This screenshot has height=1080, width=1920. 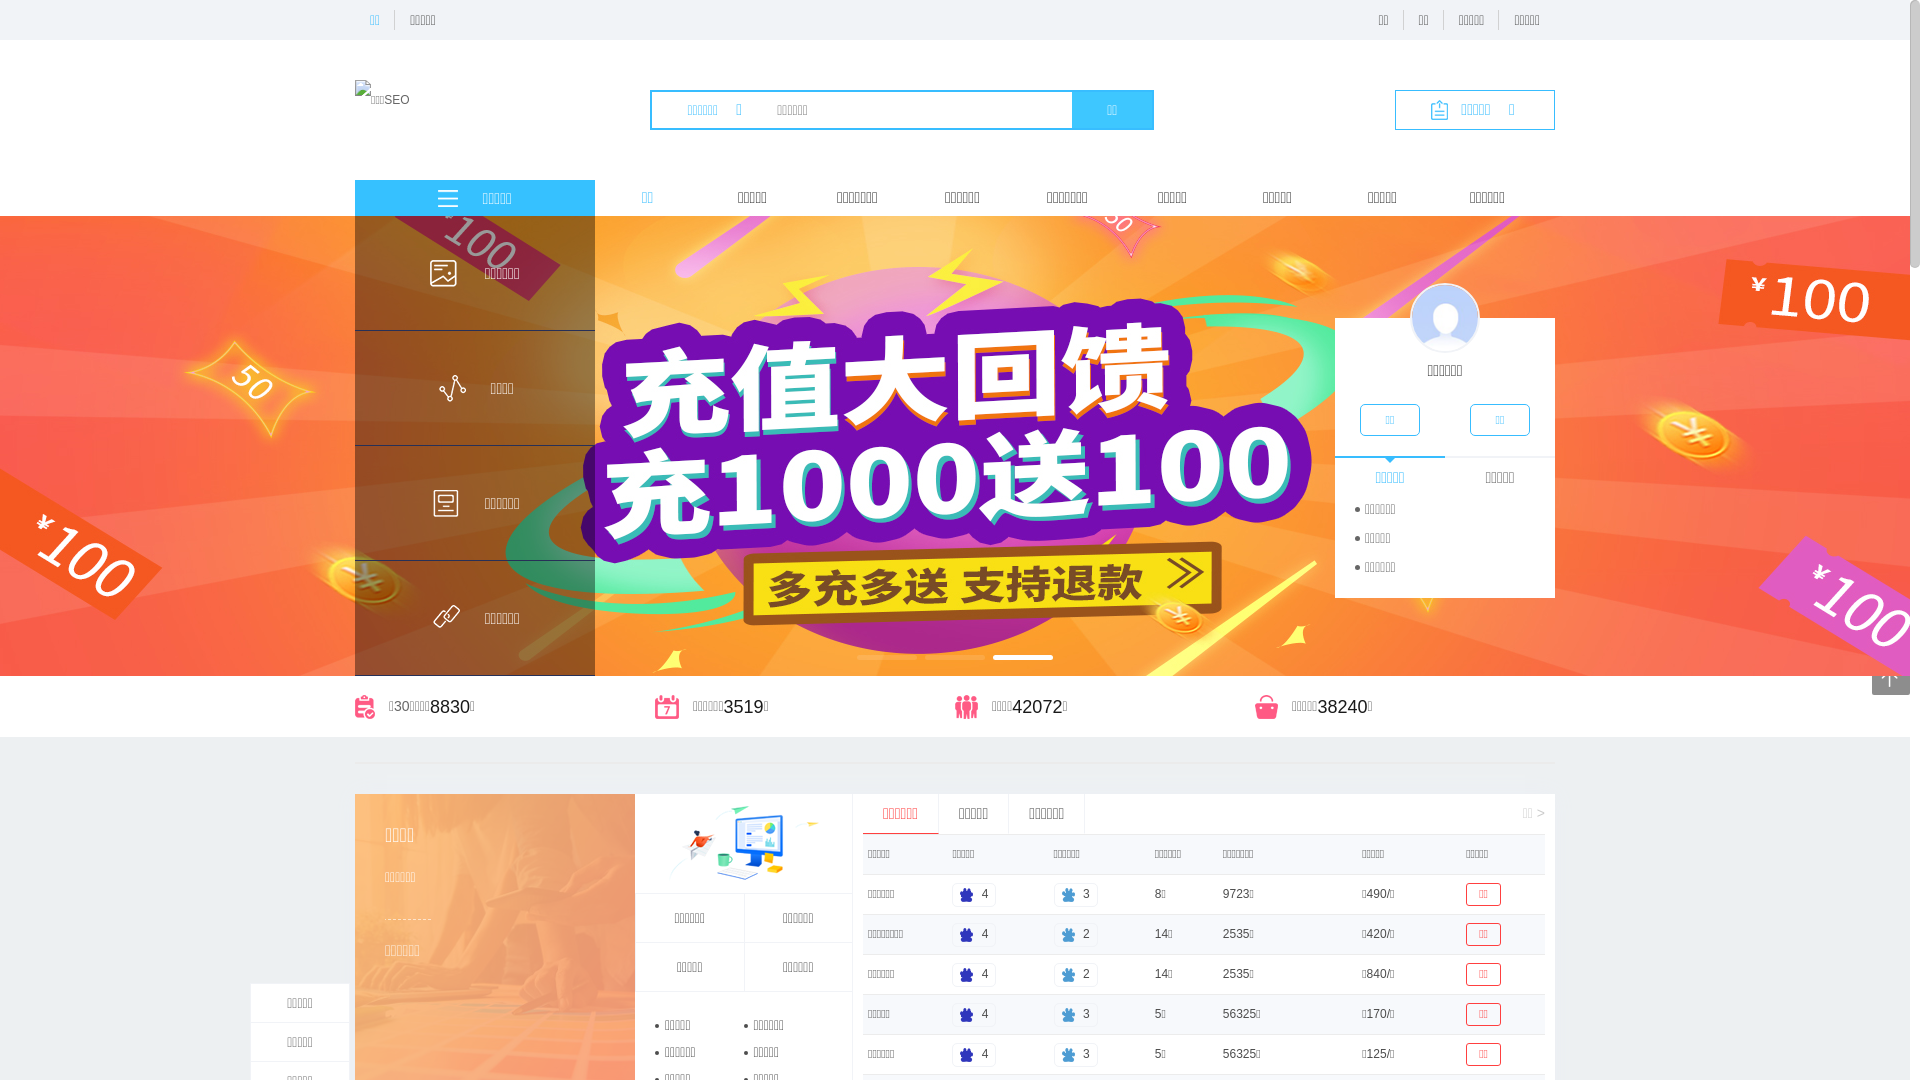 What do you see at coordinates (1074, 1052) in the screenshot?
I see `'3'` at bounding box center [1074, 1052].